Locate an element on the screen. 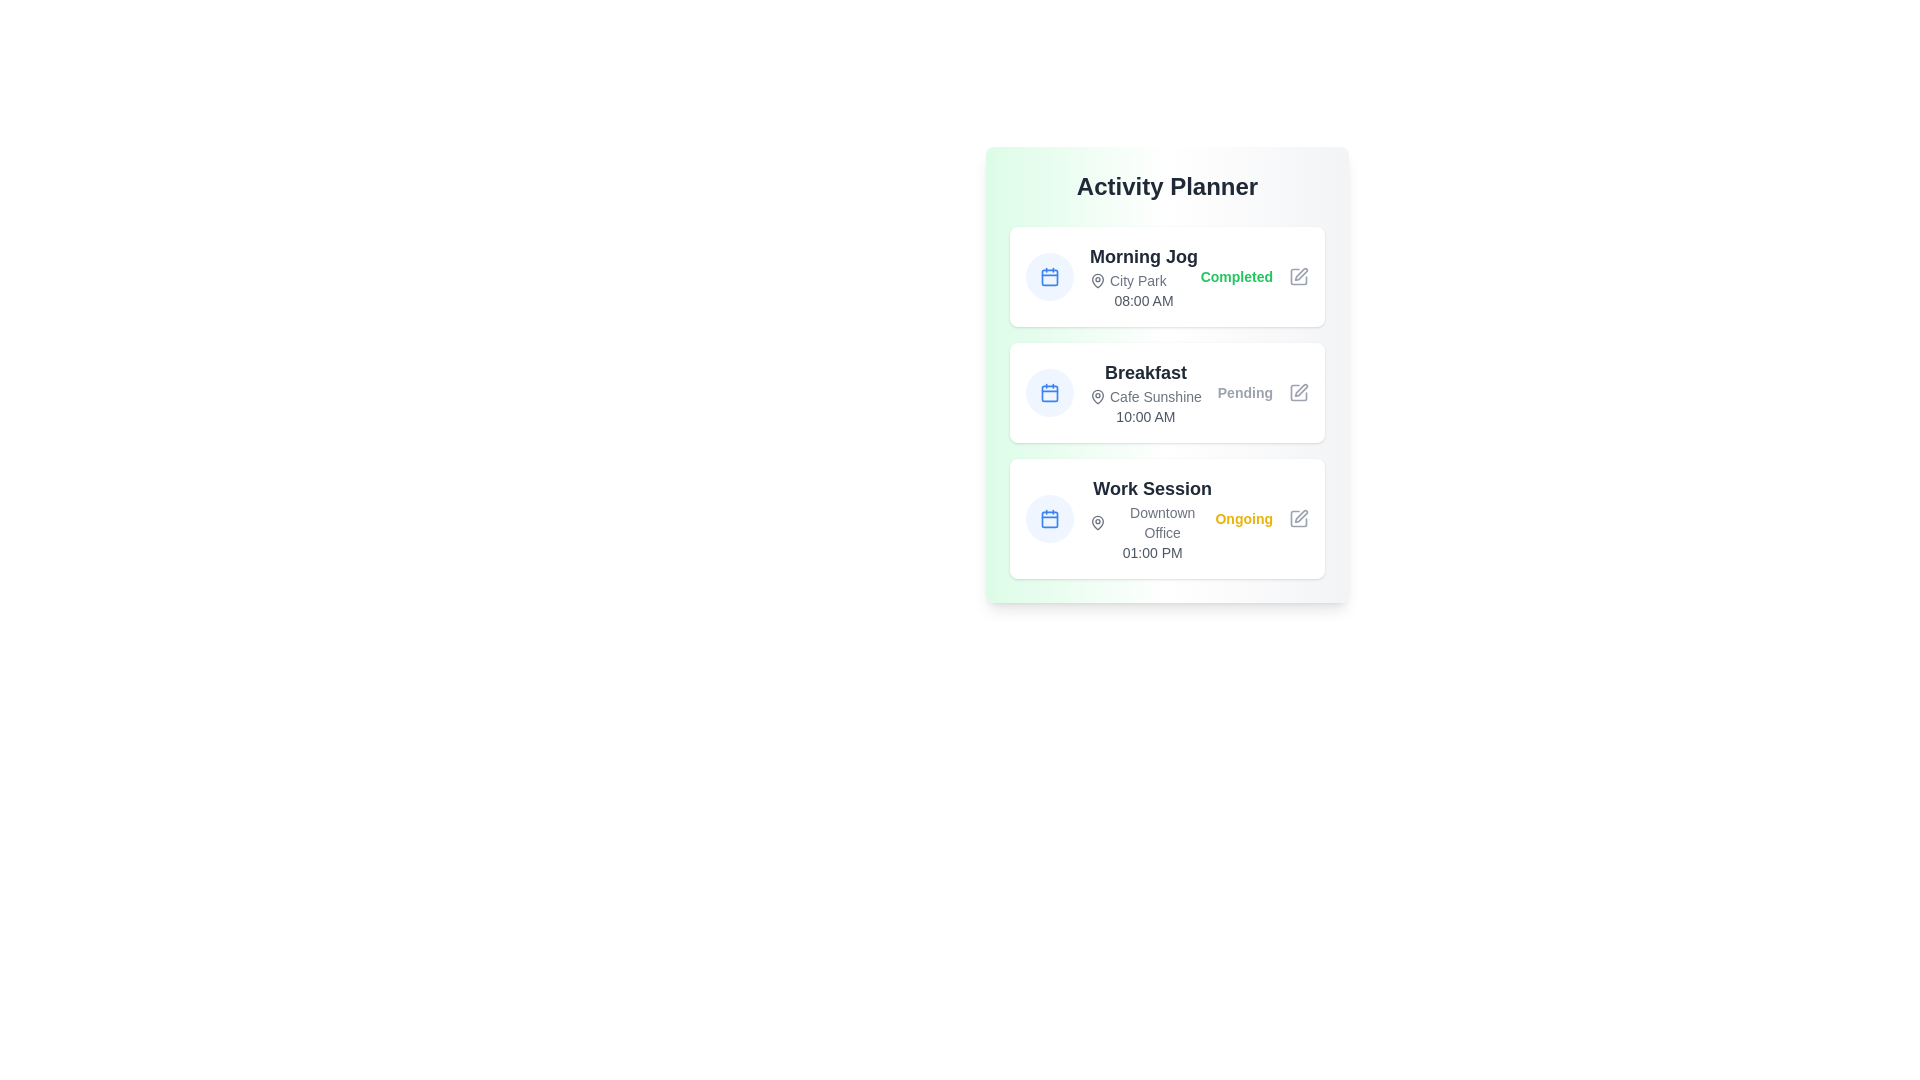  the blue and white calendar icon located at the bottom item of the 'Activity Planner' section, specifically at the top left corner of the 'Work Session' entry is located at coordinates (1049, 518).